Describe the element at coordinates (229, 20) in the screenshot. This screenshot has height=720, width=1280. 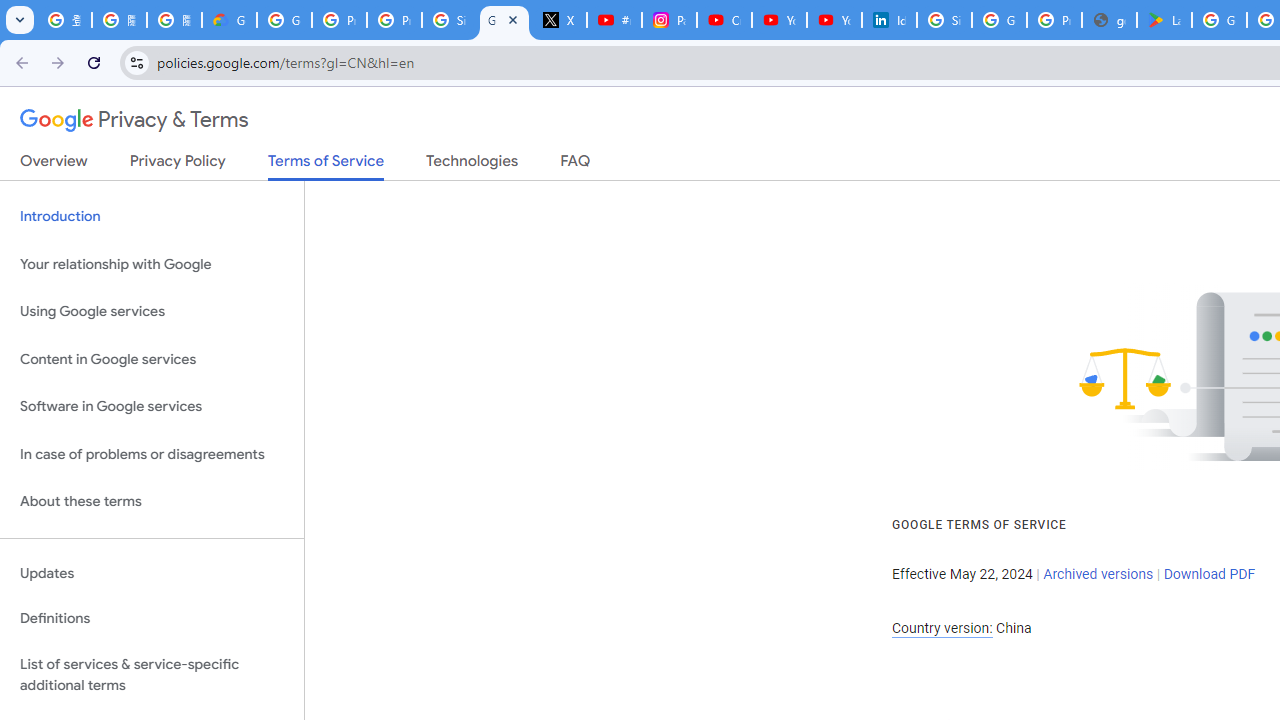
I see `'Google Cloud Privacy Notice'` at that location.